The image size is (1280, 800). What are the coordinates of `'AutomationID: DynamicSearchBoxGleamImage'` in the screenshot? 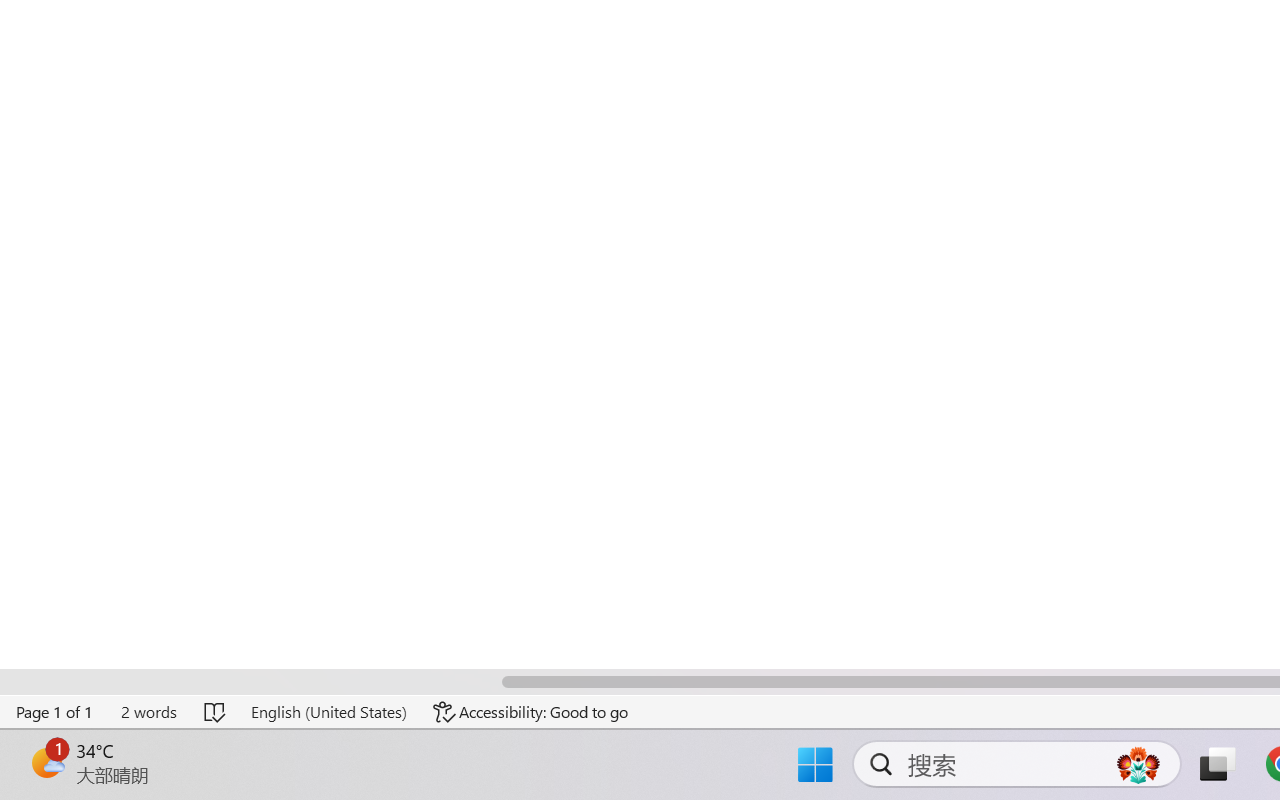 It's located at (1138, 764).